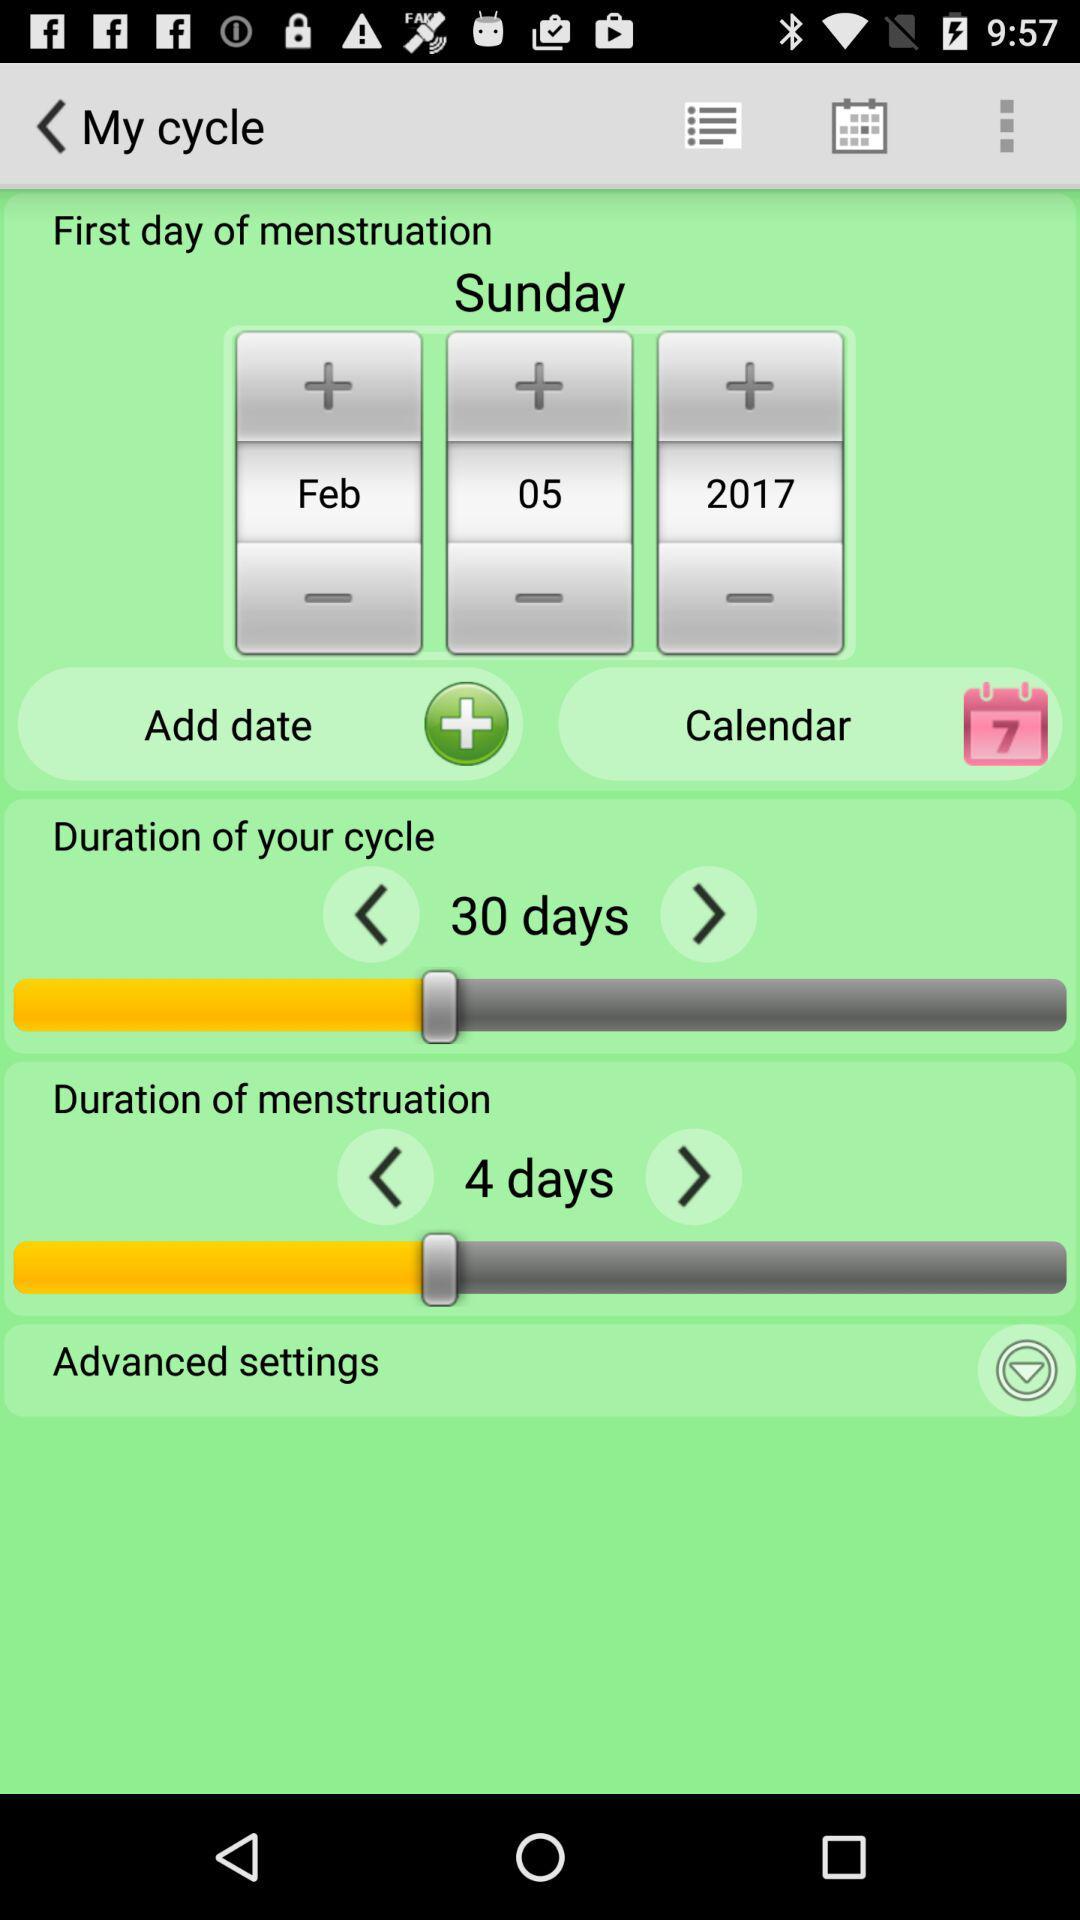  Describe the element at coordinates (1026, 1369) in the screenshot. I see `the settings button` at that location.